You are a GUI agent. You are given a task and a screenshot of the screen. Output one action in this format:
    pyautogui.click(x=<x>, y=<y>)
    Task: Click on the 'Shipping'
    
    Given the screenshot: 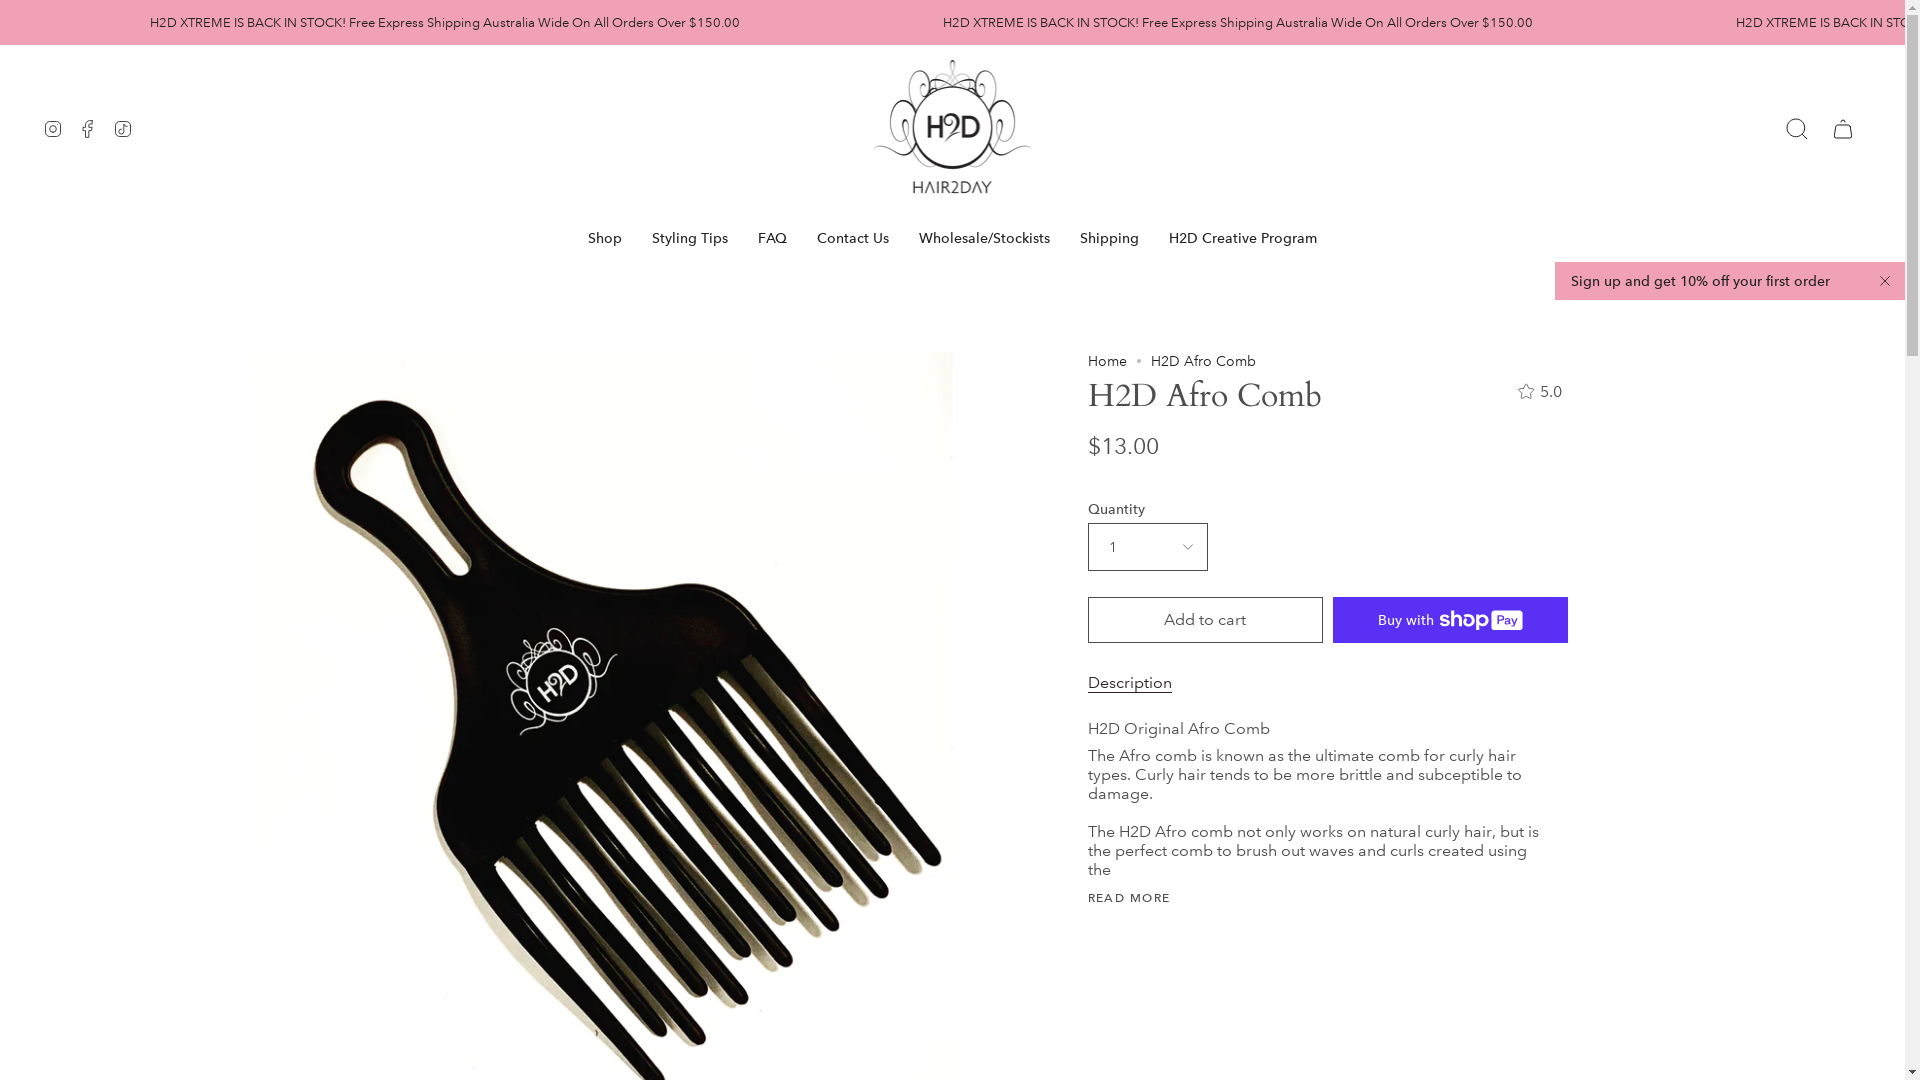 What is the action you would take?
    pyautogui.click(x=1064, y=237)
    